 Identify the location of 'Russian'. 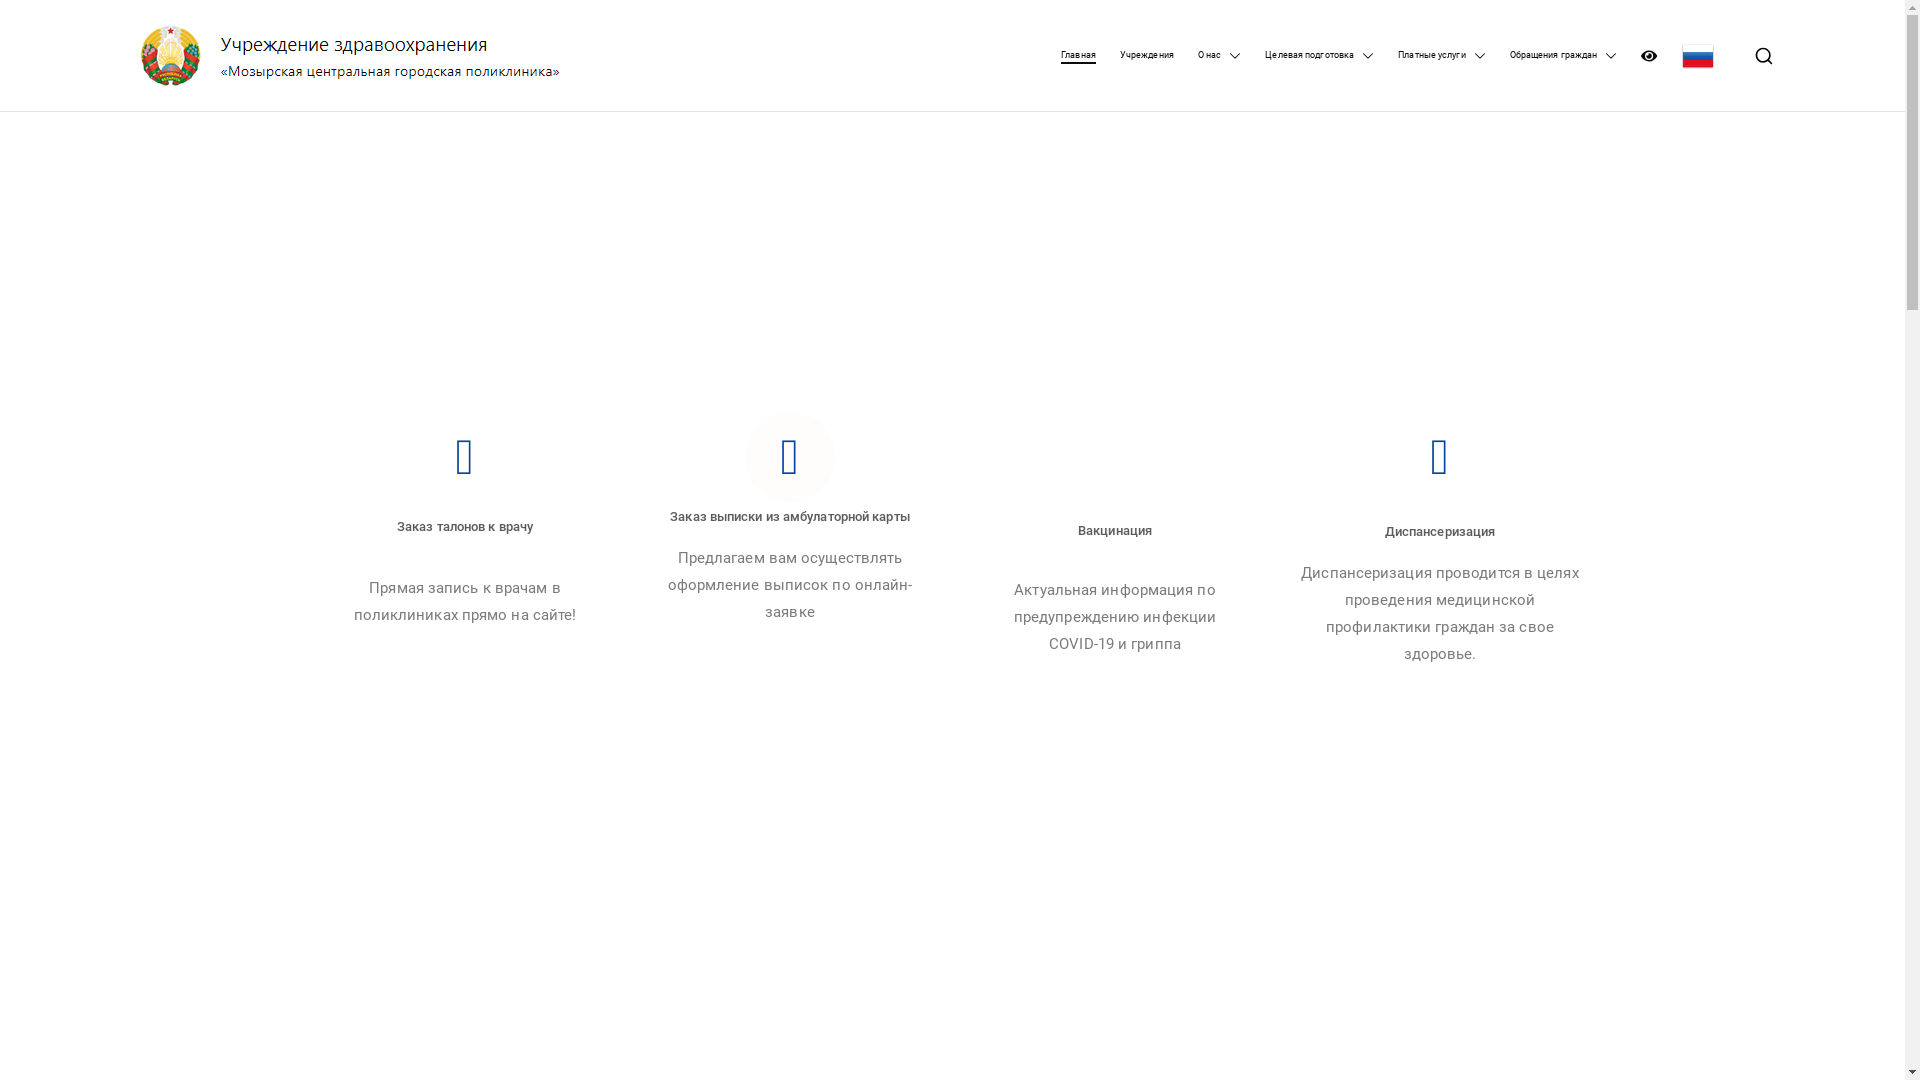
(1697, 55).